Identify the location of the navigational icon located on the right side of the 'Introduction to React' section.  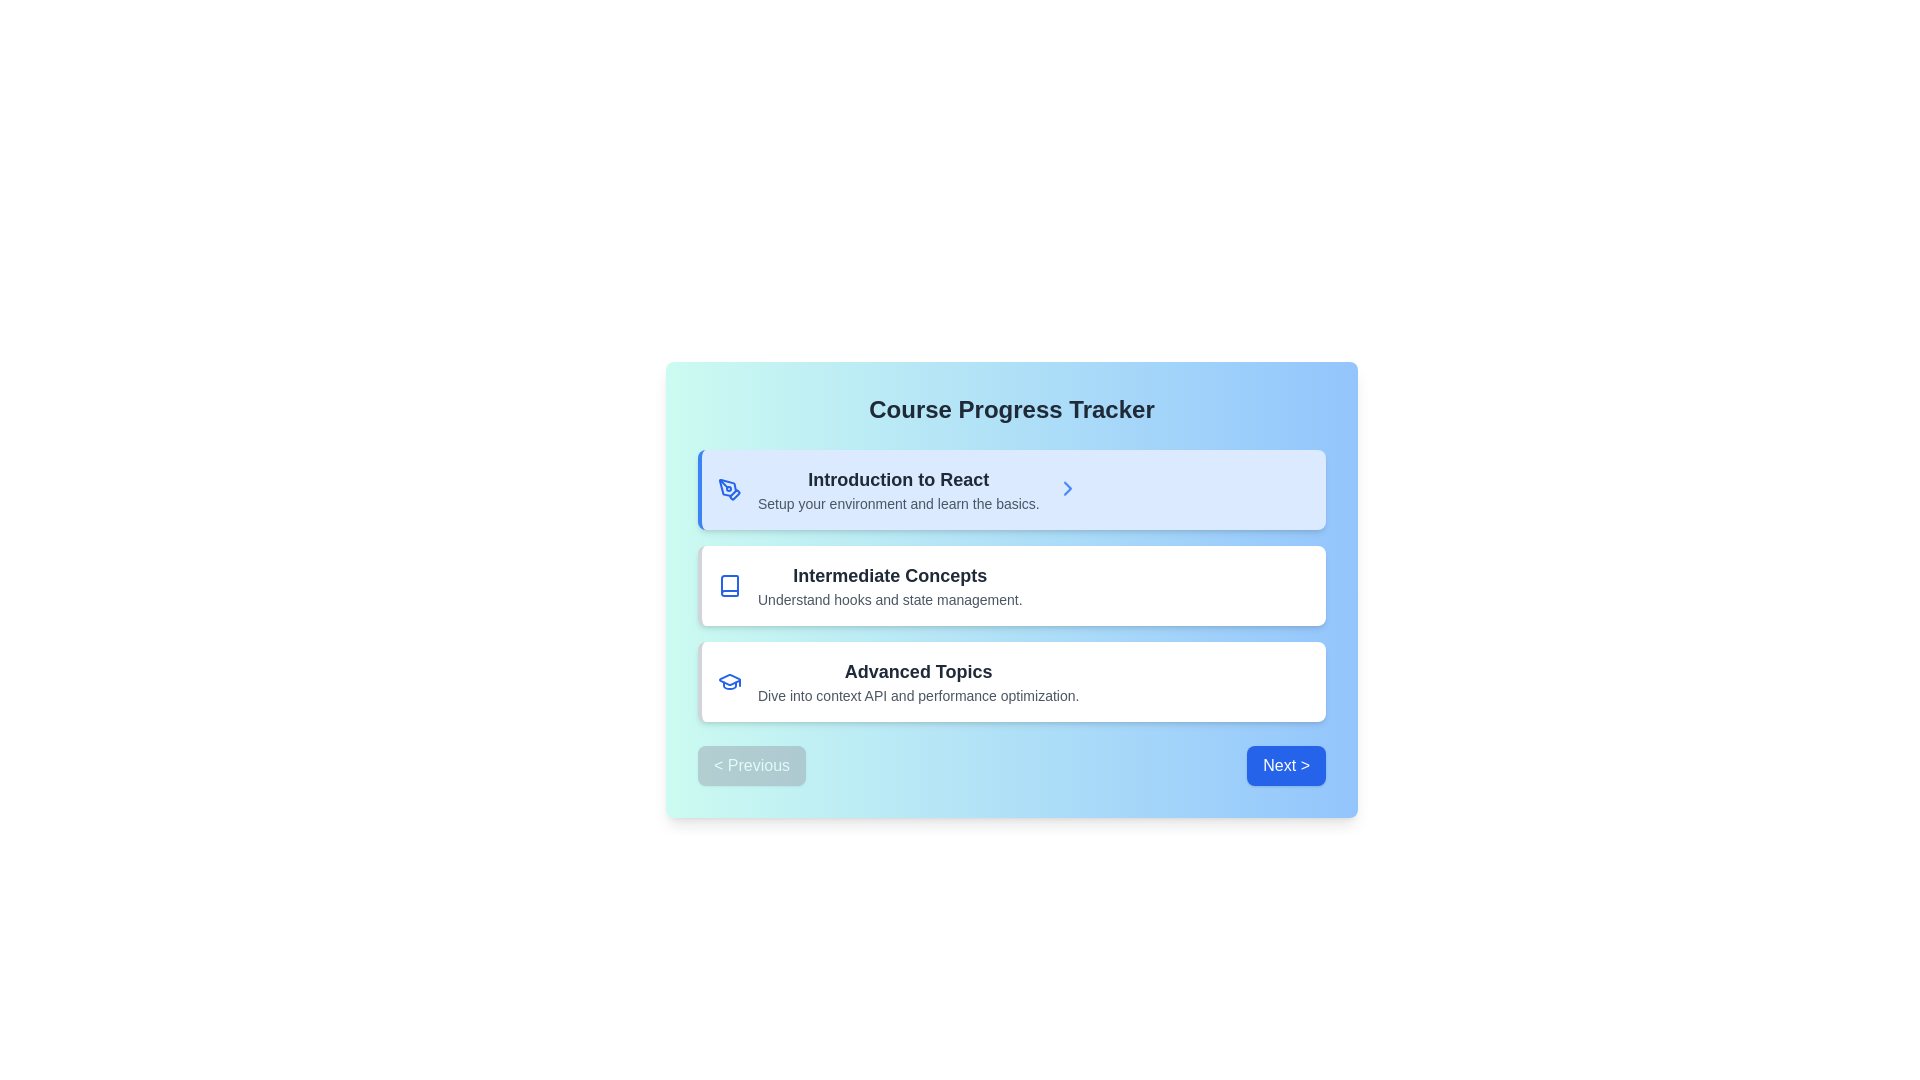
(1066, 488).